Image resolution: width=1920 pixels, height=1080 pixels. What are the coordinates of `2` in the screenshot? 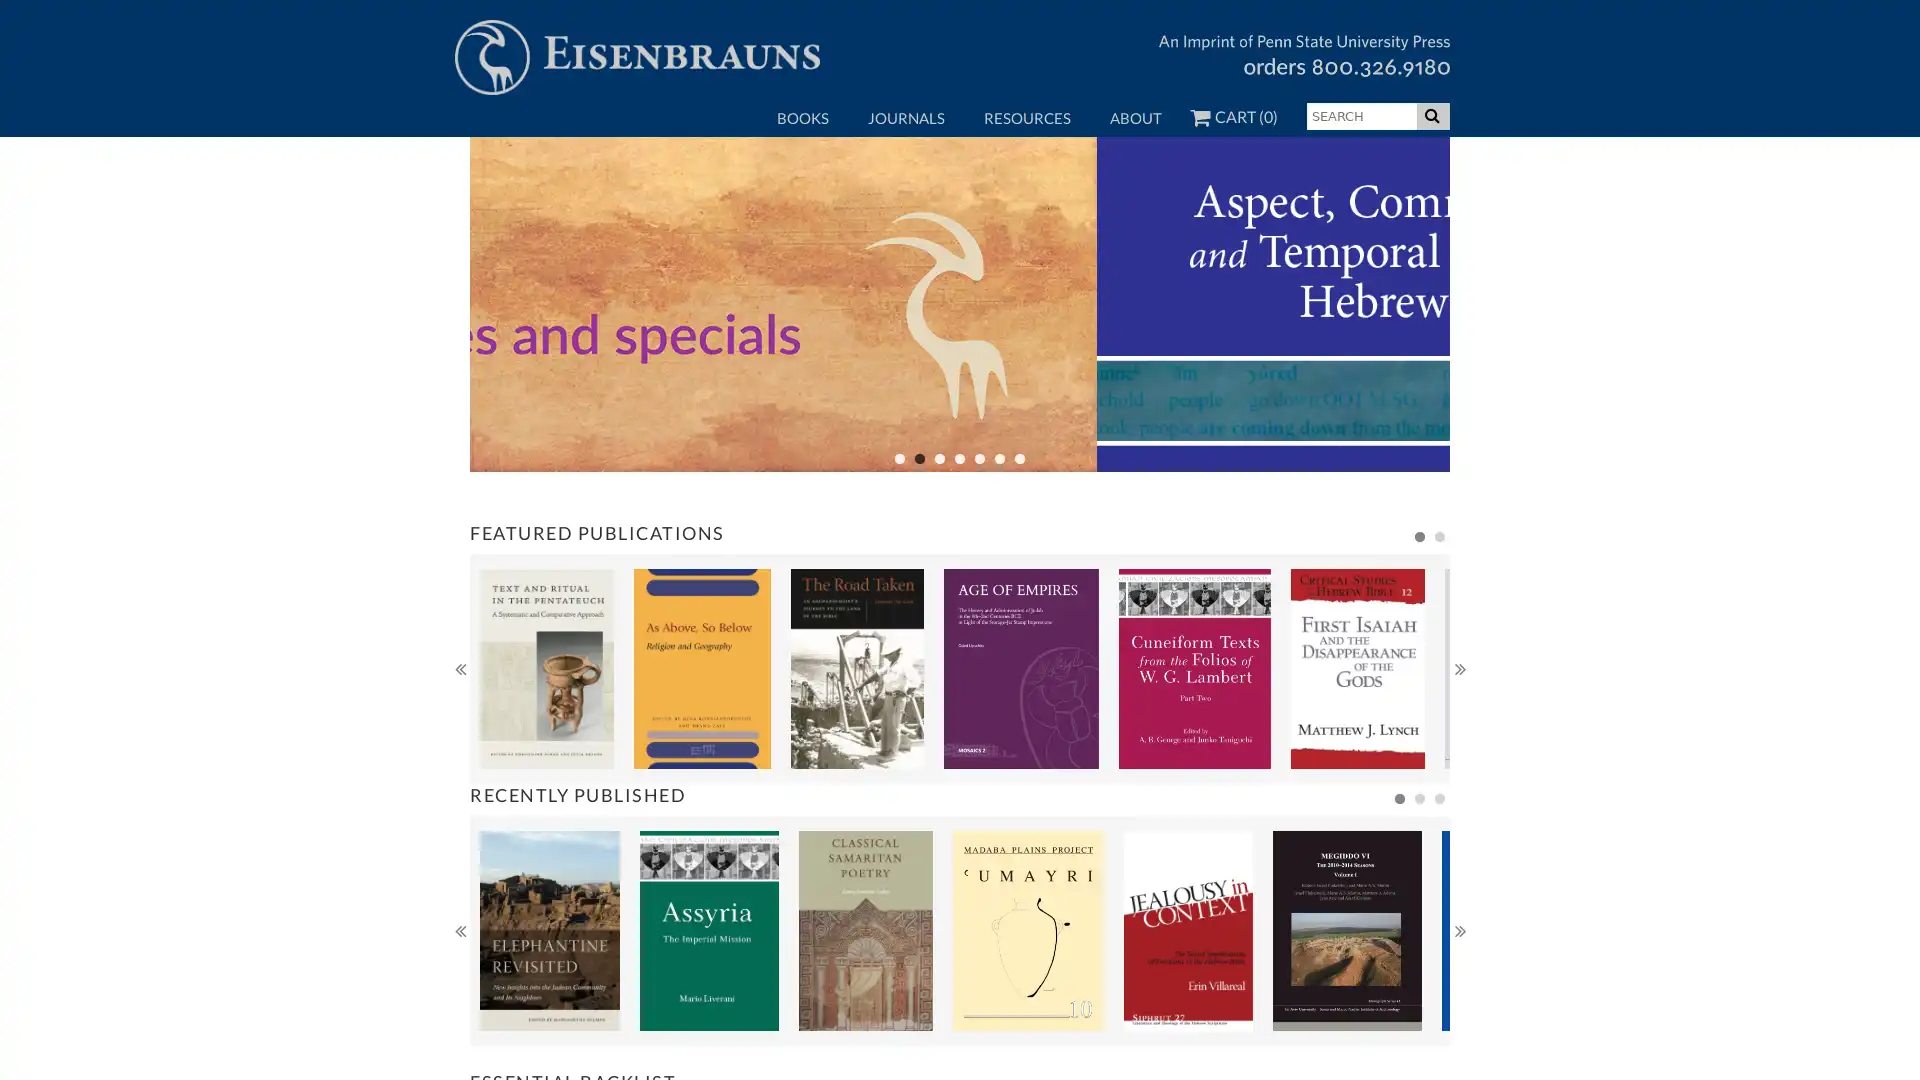 It's located at (1440, 612).